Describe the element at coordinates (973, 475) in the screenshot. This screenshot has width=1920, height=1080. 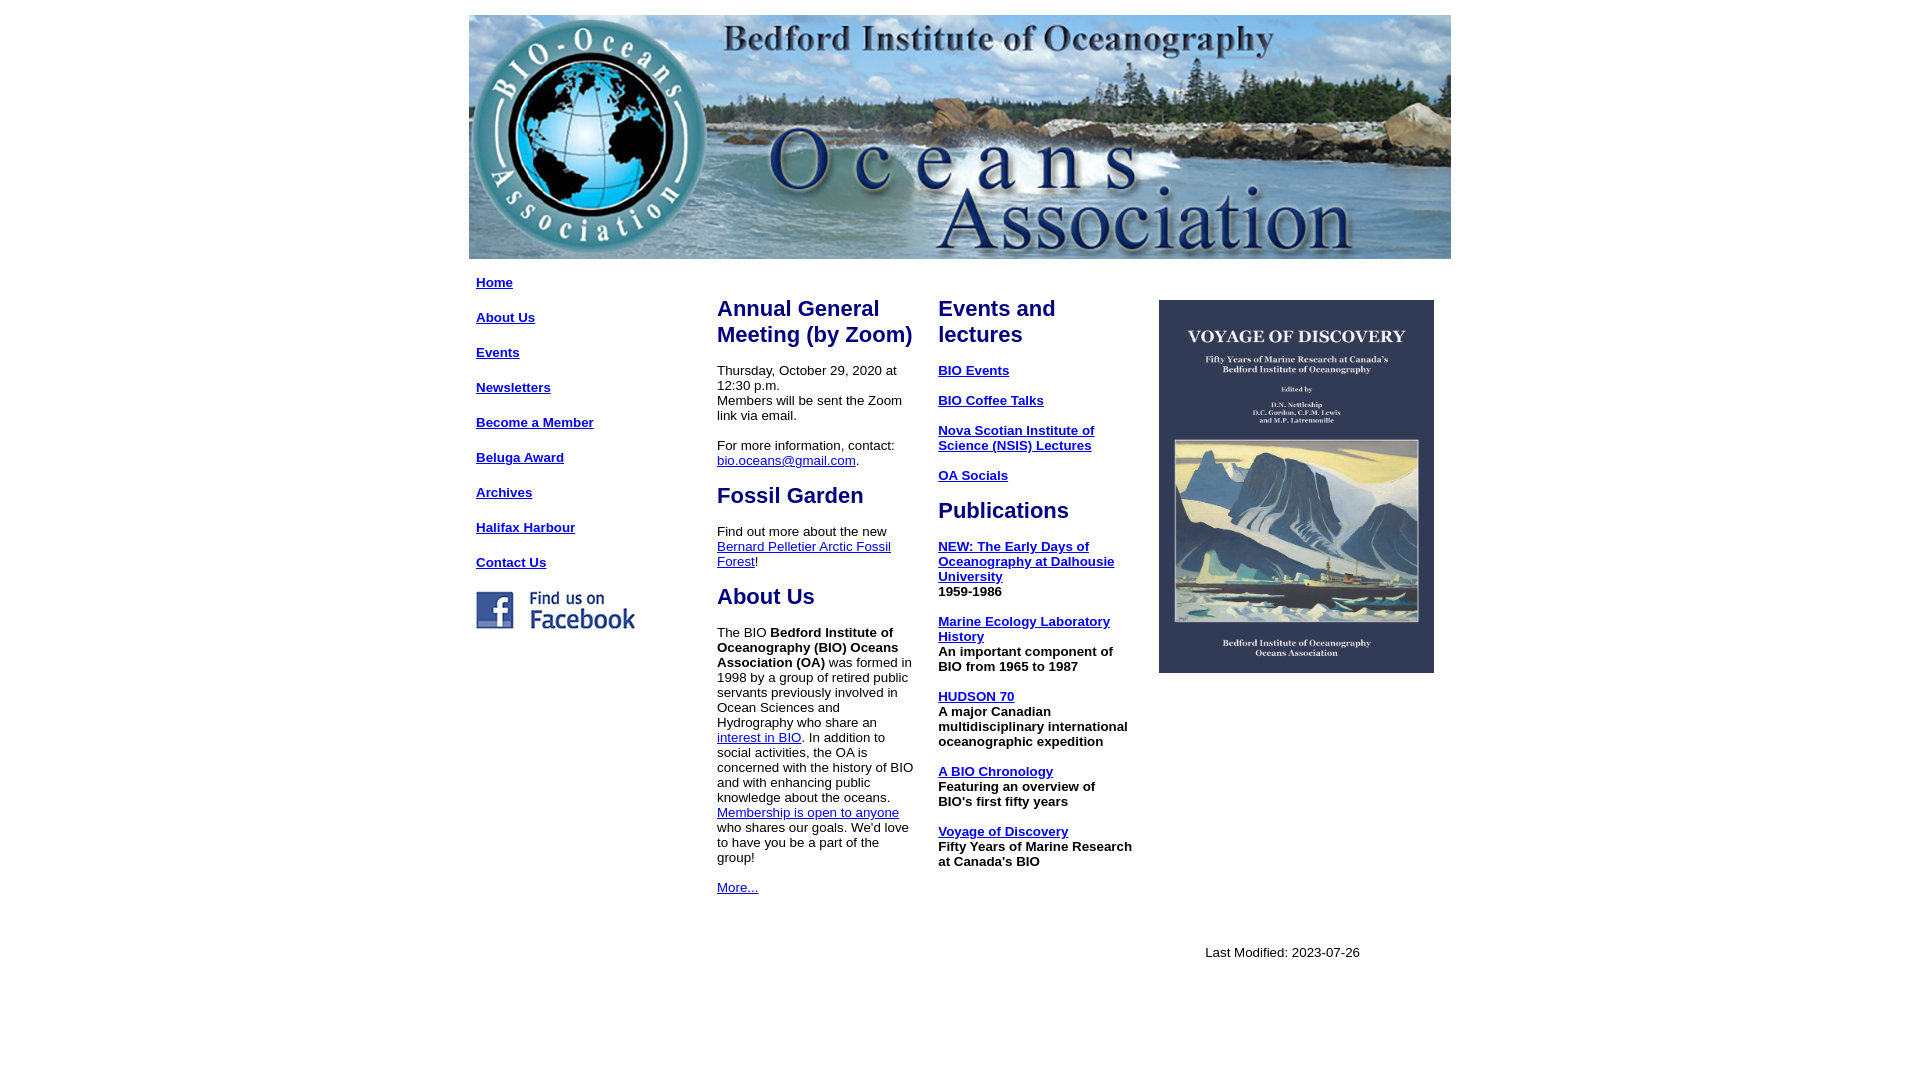
I see `'OA Socials'` at that location.